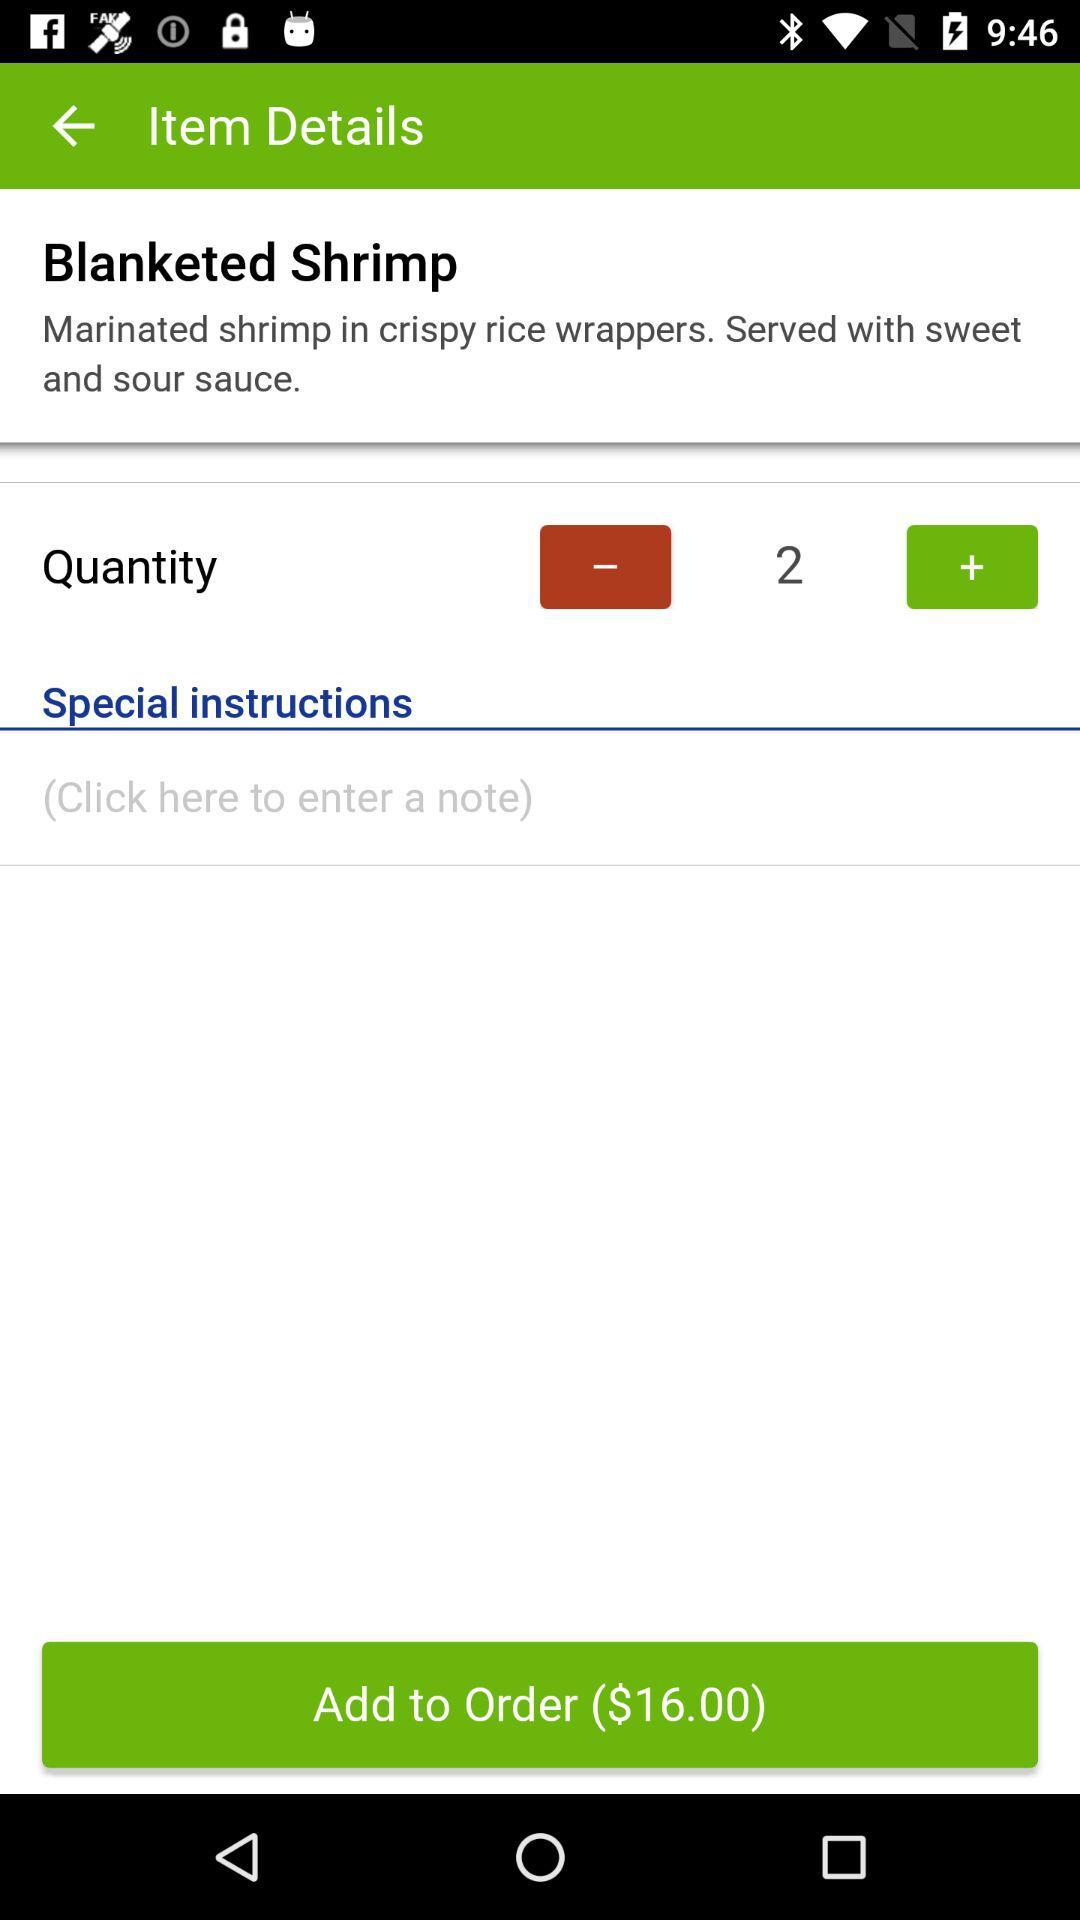  What do you see at coordinates (604, 565) in the screenshot?
I see `item to the left of 2` at bounding box center [604, 565].